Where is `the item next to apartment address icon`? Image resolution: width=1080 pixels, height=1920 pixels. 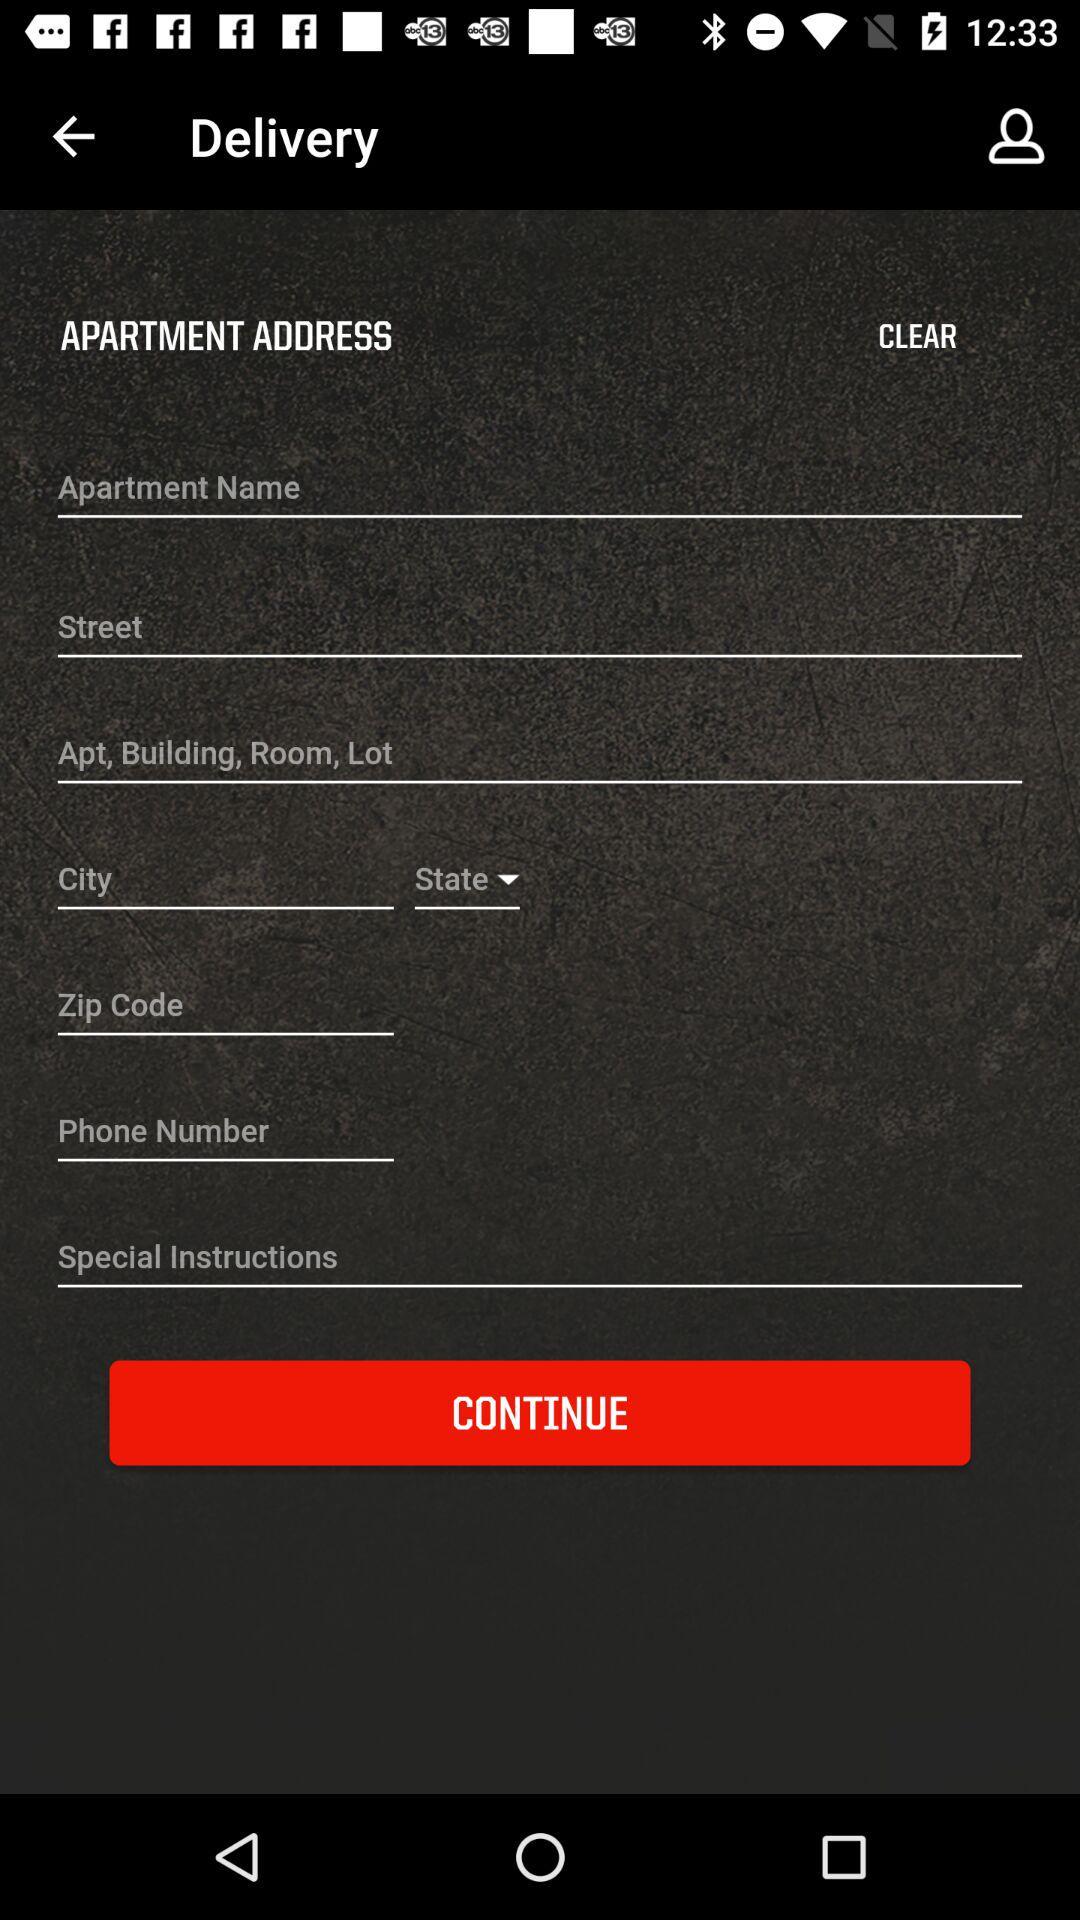
the item next to apartment address icon is located at coordinates (917, 336).